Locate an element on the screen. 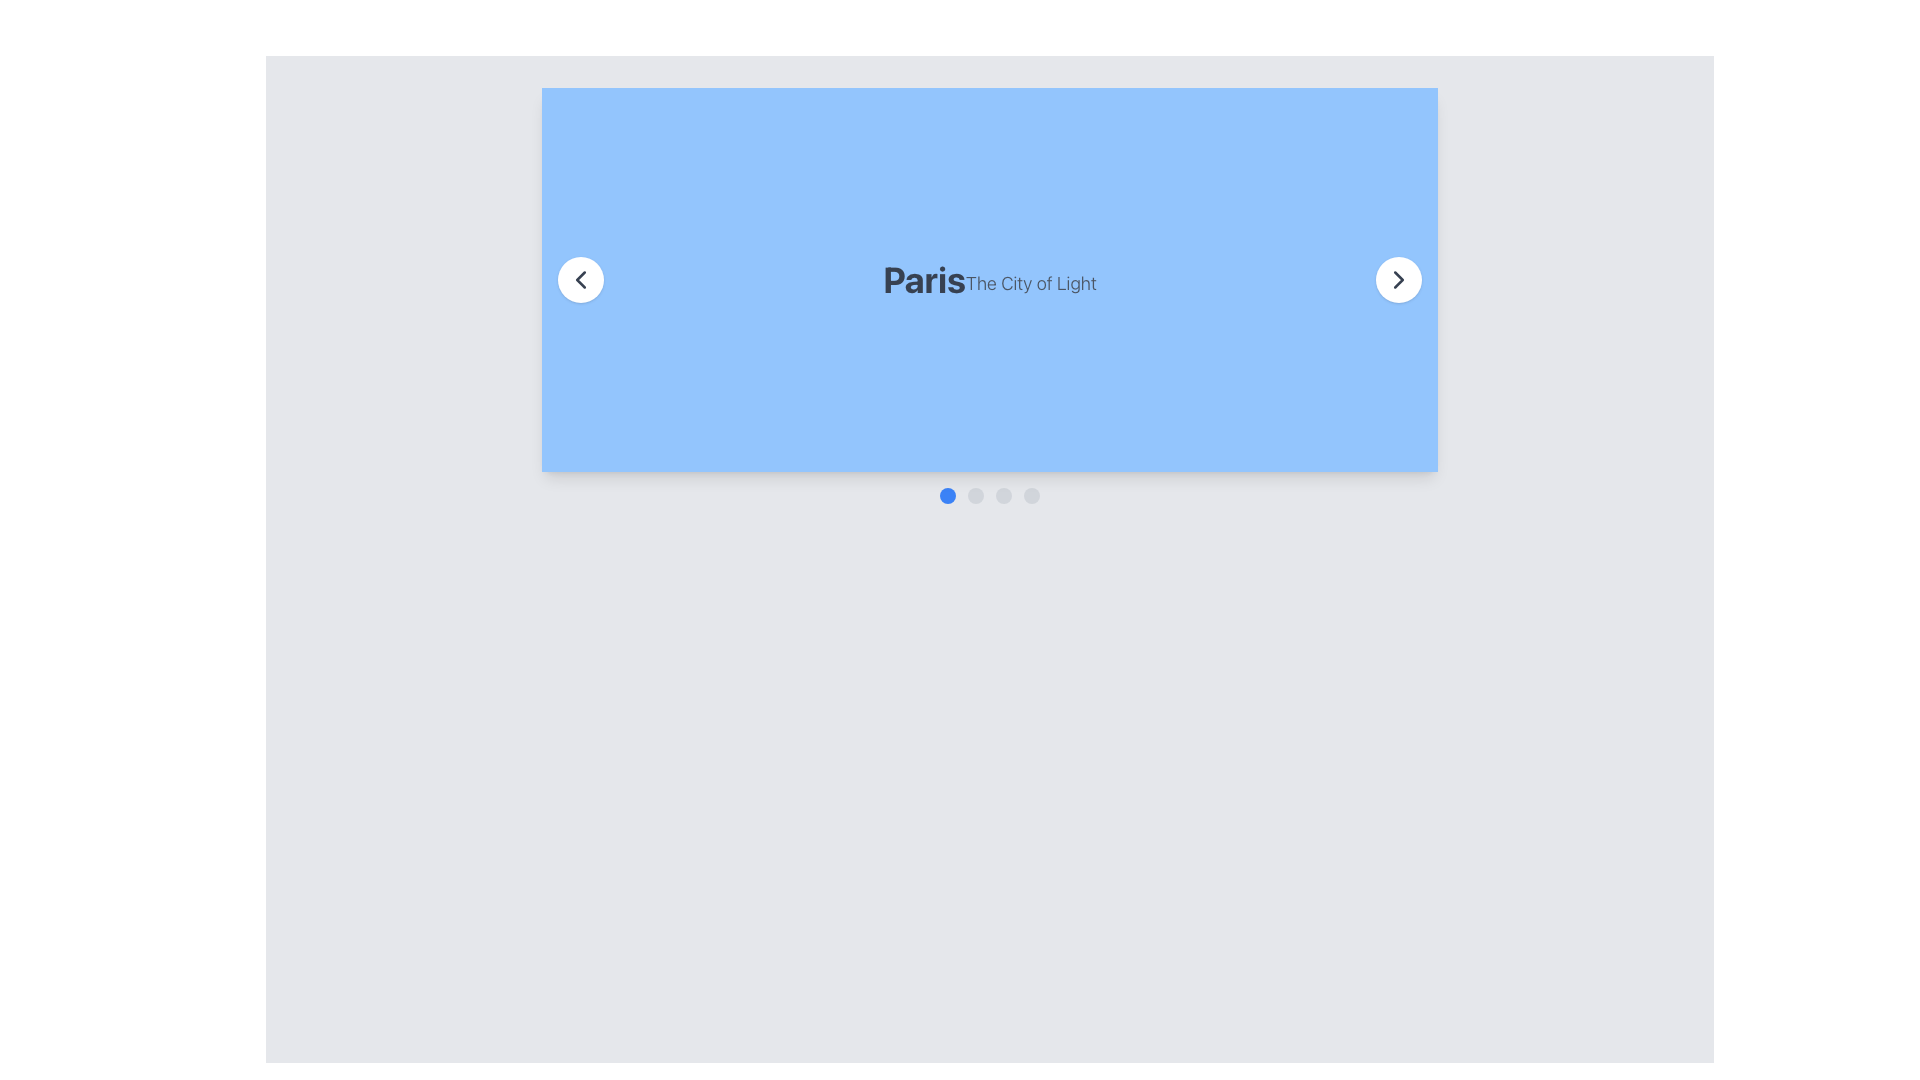 The height and width of the screenshot is (1080, 1920). the second Navigation Dot, which is a small gray circular shape in a sequence of four circles is located at coordinates (975, 495).